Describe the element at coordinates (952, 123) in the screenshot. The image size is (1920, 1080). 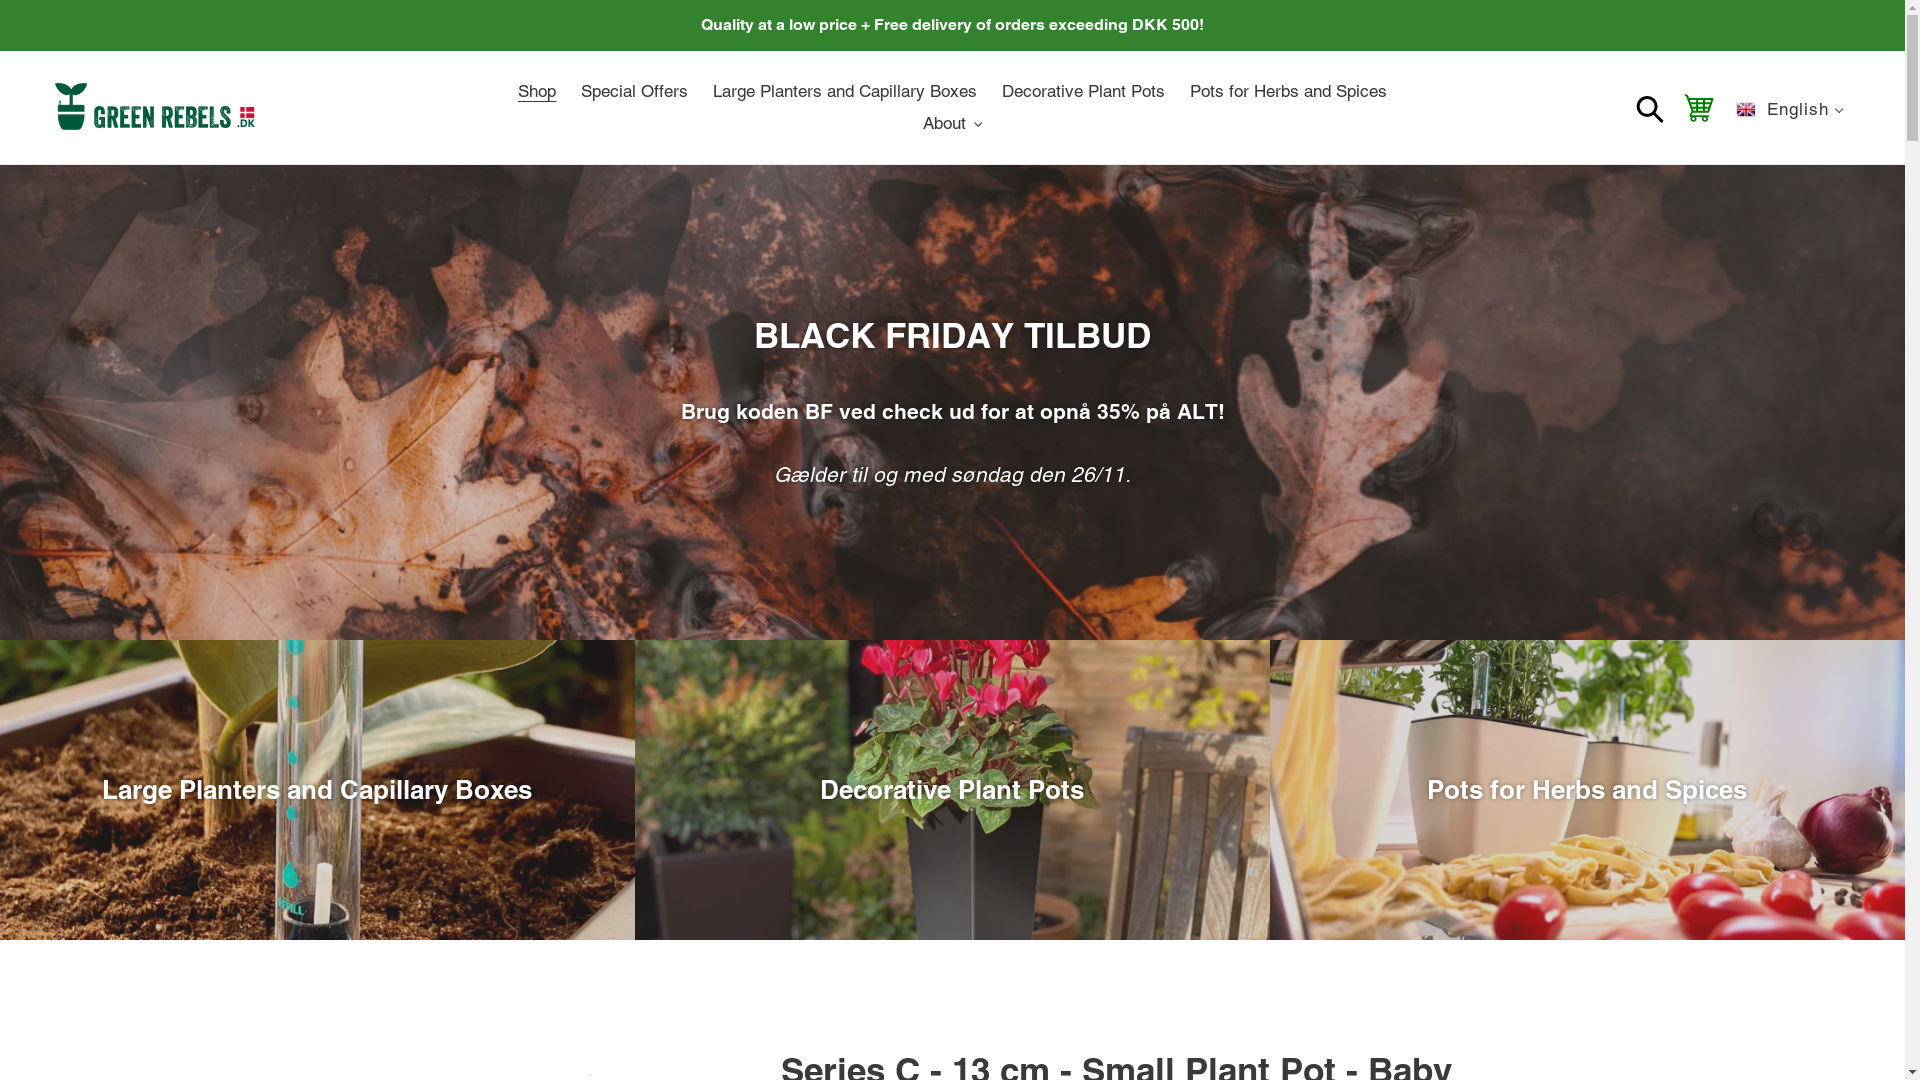
I see `'About'` at that location.